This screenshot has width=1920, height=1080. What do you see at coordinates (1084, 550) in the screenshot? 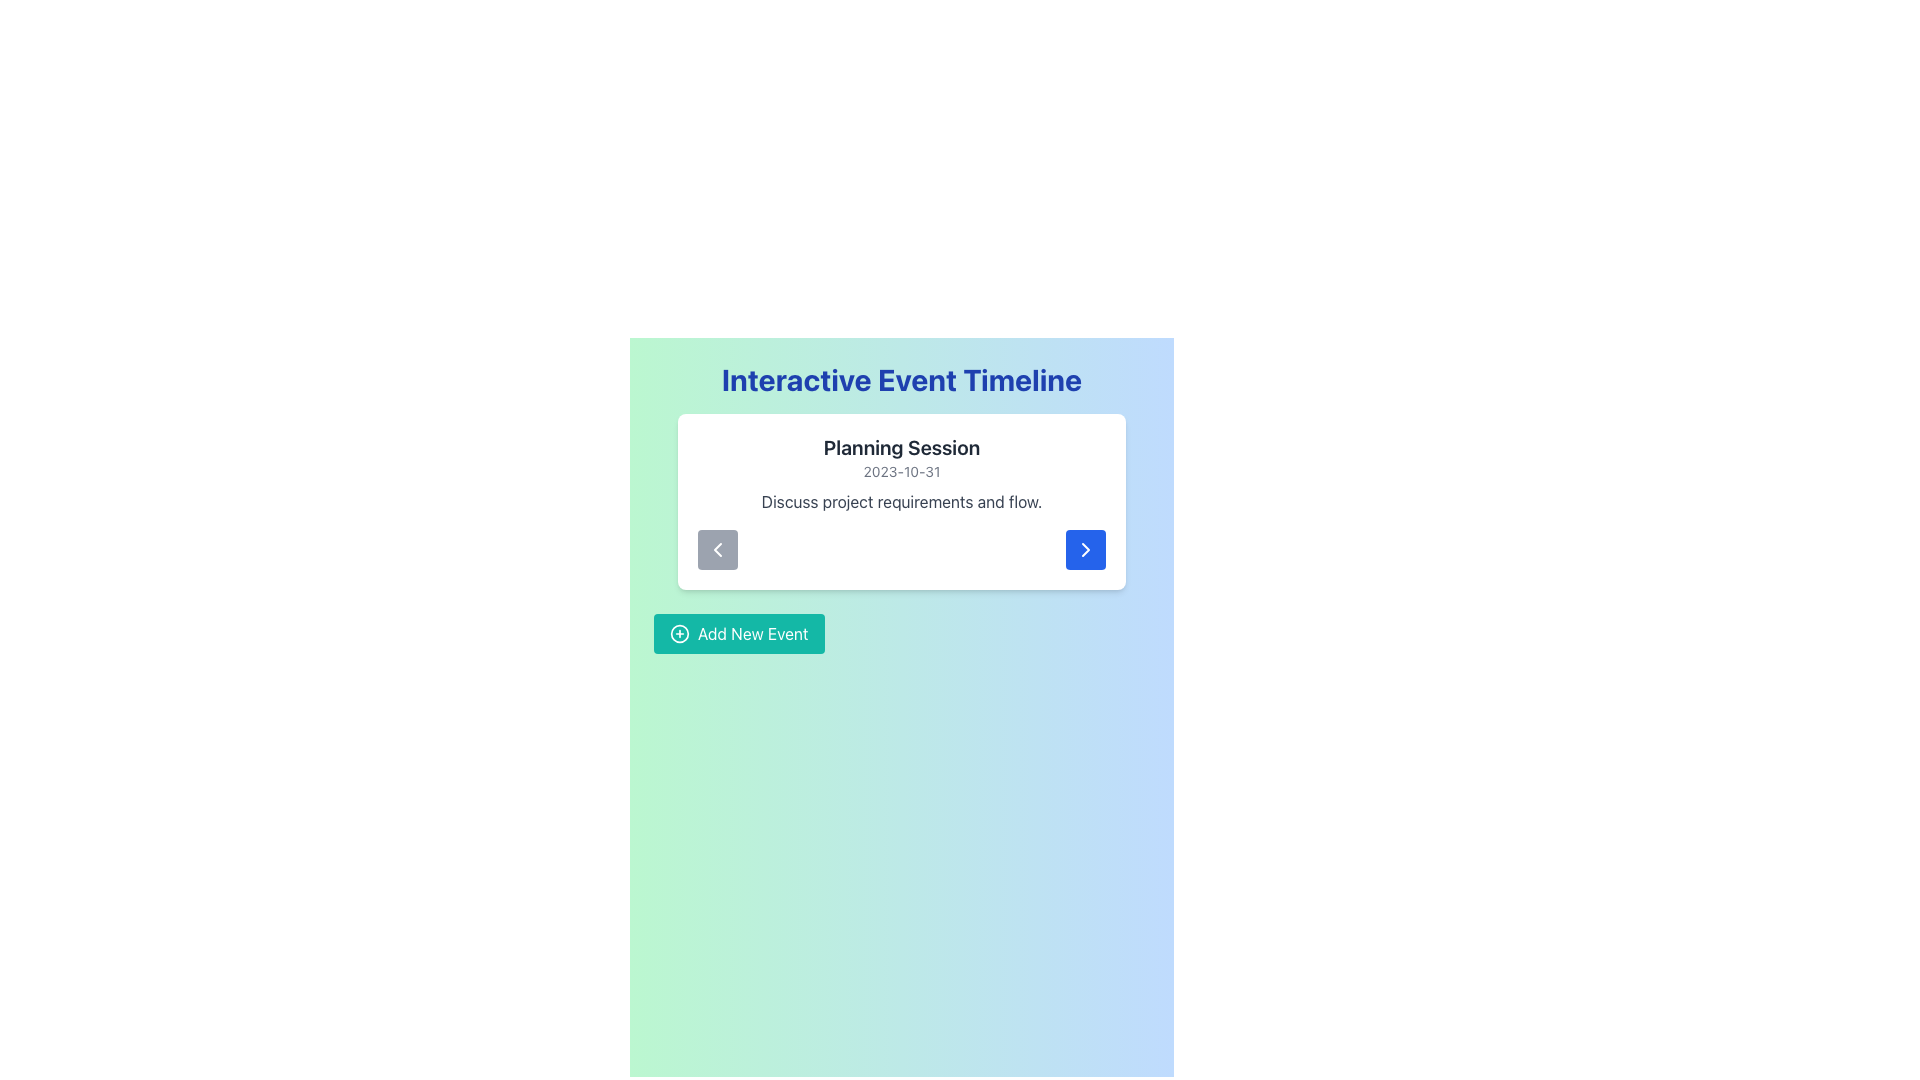
I see `the right-pointing arrow icon, which is styled with a thin outline and rounded edges, located within a blue button in the top-right corner of the white card about a planning session` at bounding box center [1084, 550].